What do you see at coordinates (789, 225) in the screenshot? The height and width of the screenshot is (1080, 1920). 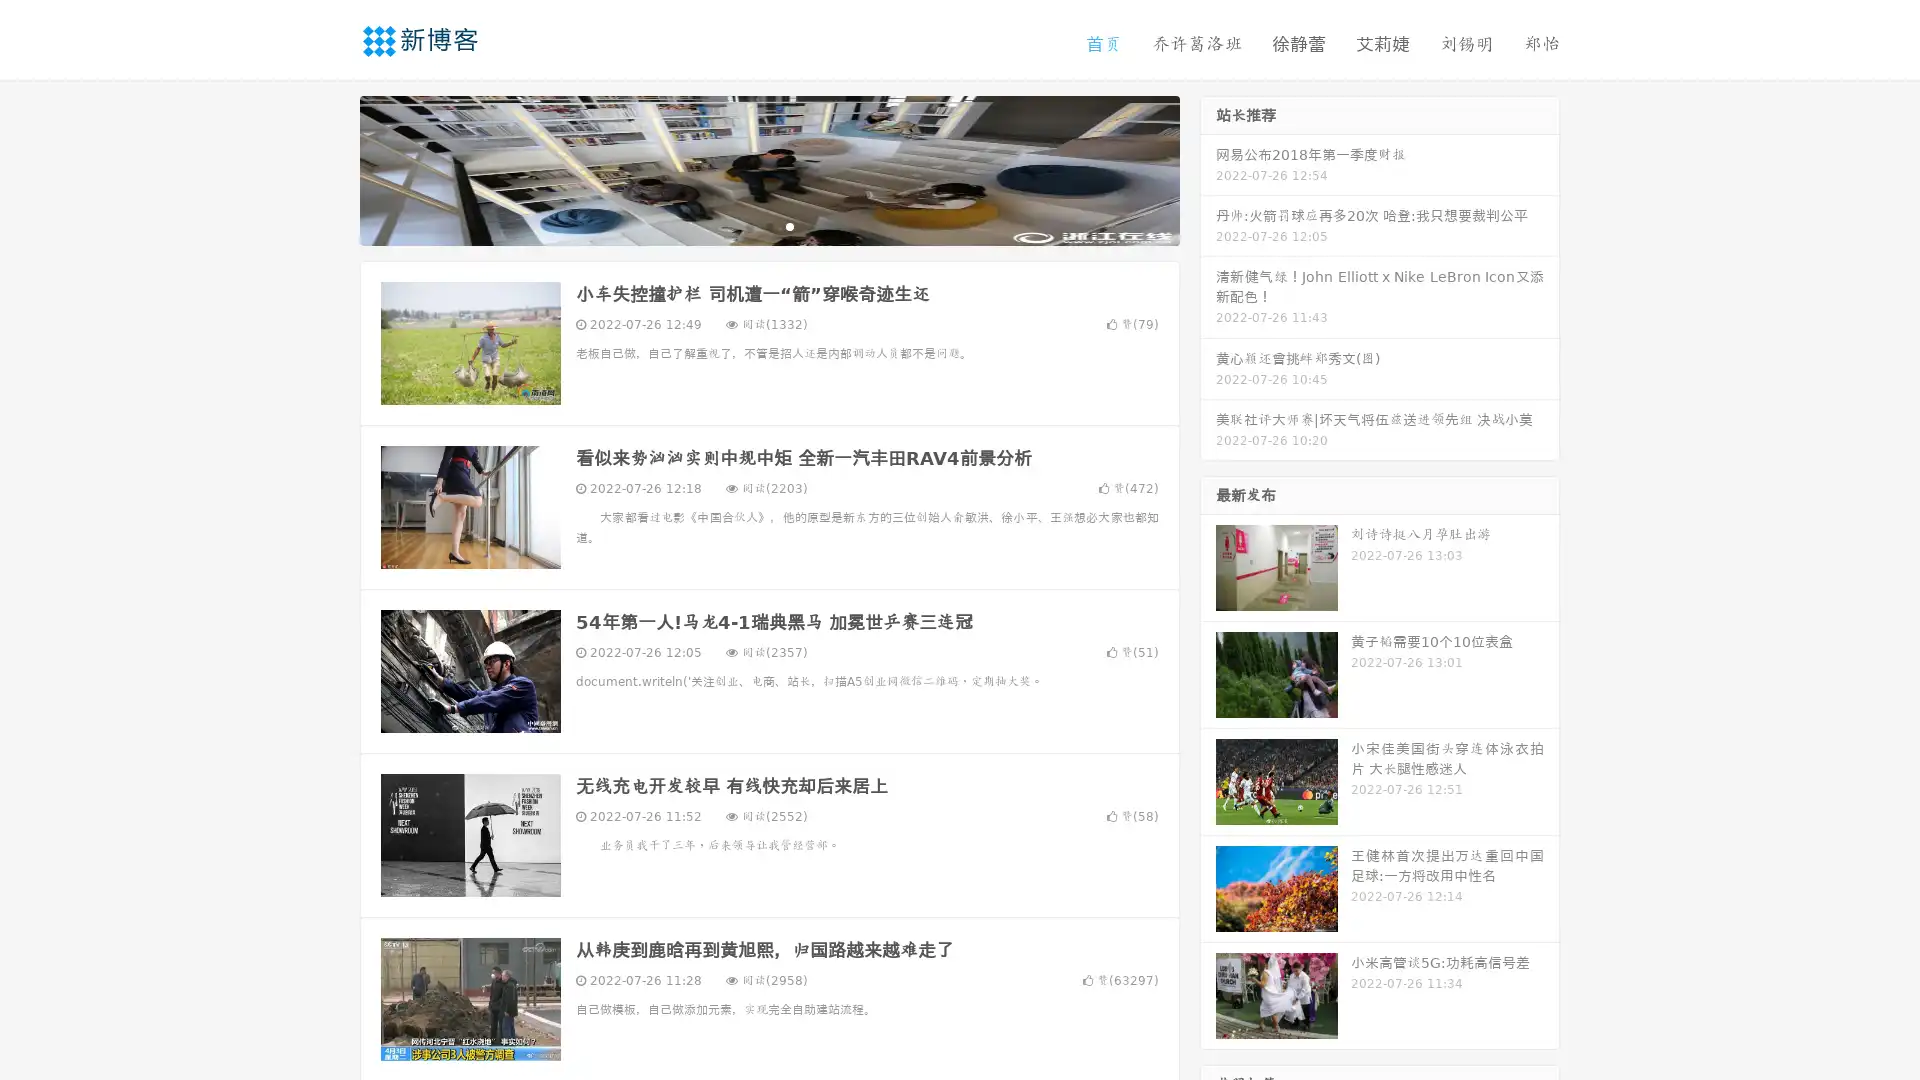 I see `Go to slide 3` at bounding box center [789, 225].